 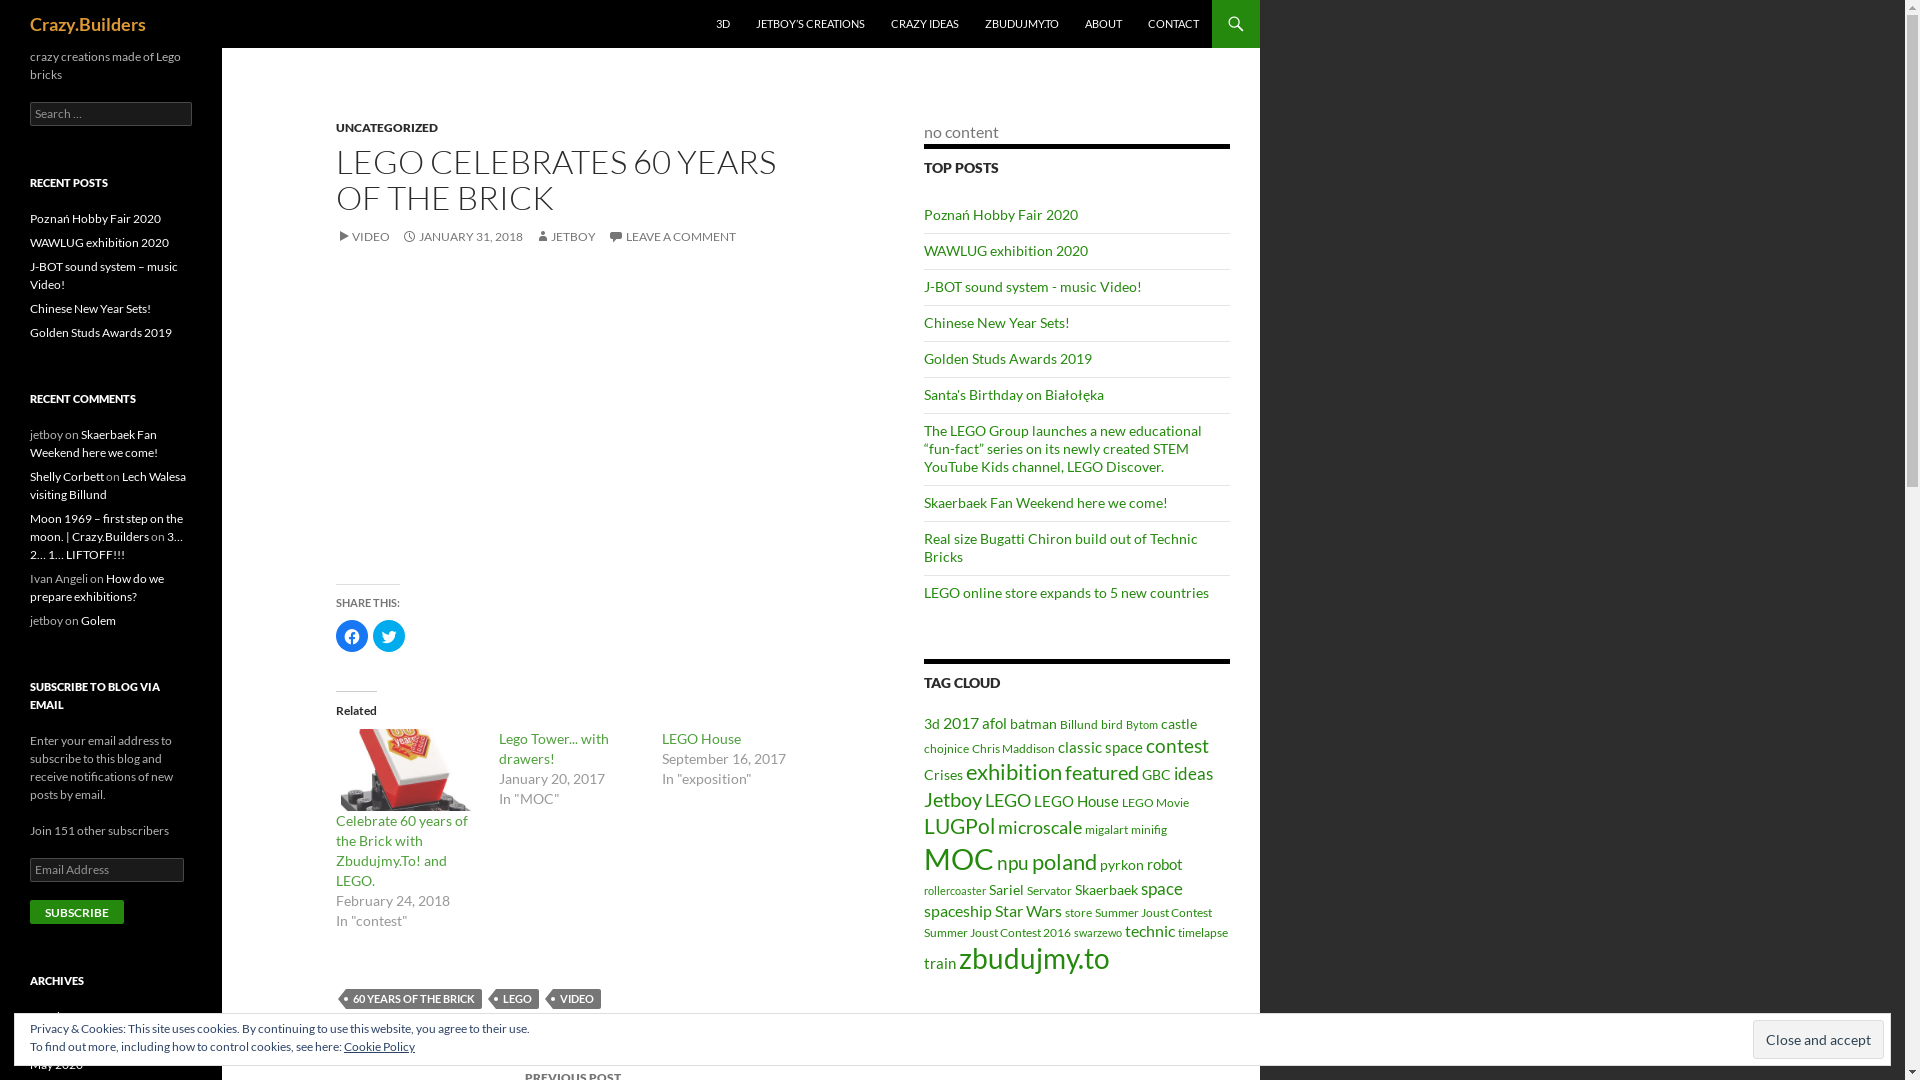 What do you see at coordinates (363, 235) in the screenshot?
I see `'VIDEO'` at bounding box center [363, 235].